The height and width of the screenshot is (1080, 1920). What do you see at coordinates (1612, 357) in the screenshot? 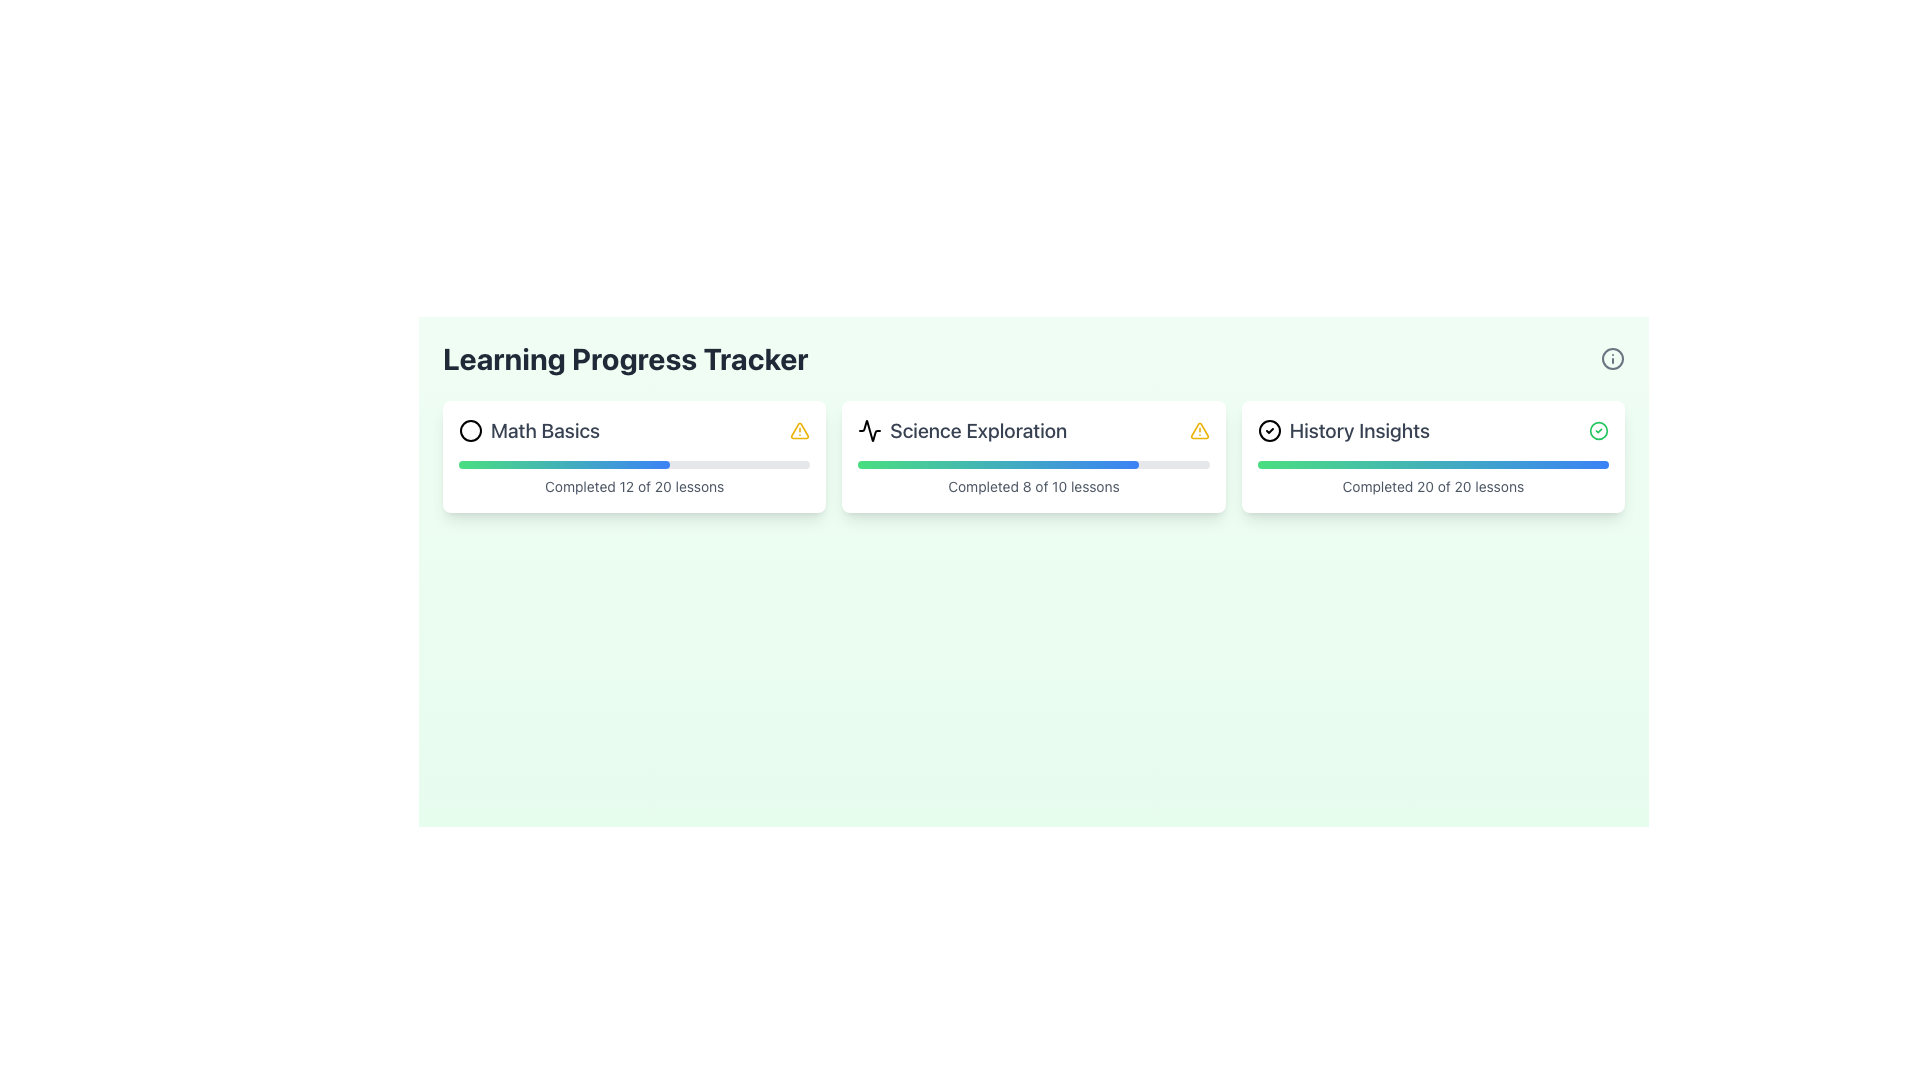
I see `the circular SVG element that serves as the outer border of an information icon, which is filled with no color and bordered by a thin line of variable color` at bounding box center [1612, 357].